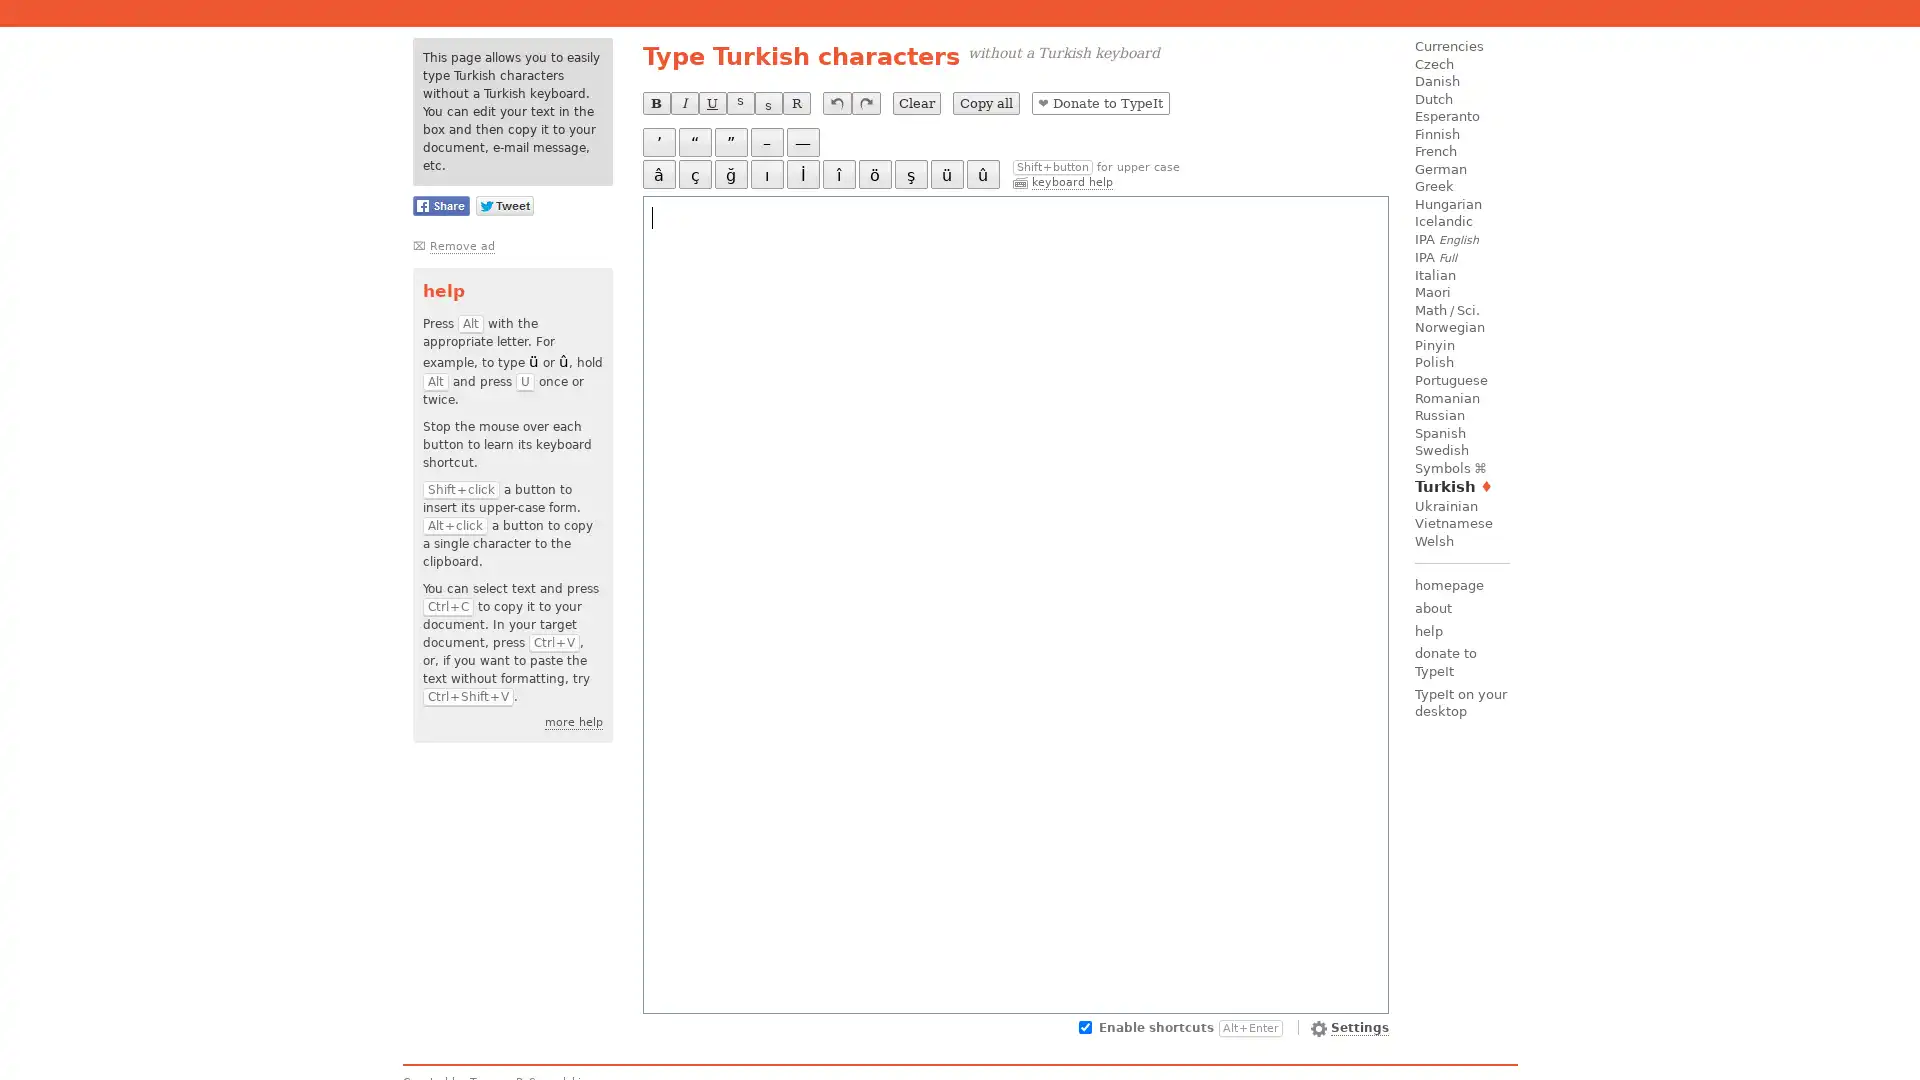 The height and width of the screenshot is (1080, 1920). Describe the element at coordinates (865, 103) in the screenshot. I see `redo last undone operation (Ctrl+Y)` at that location.